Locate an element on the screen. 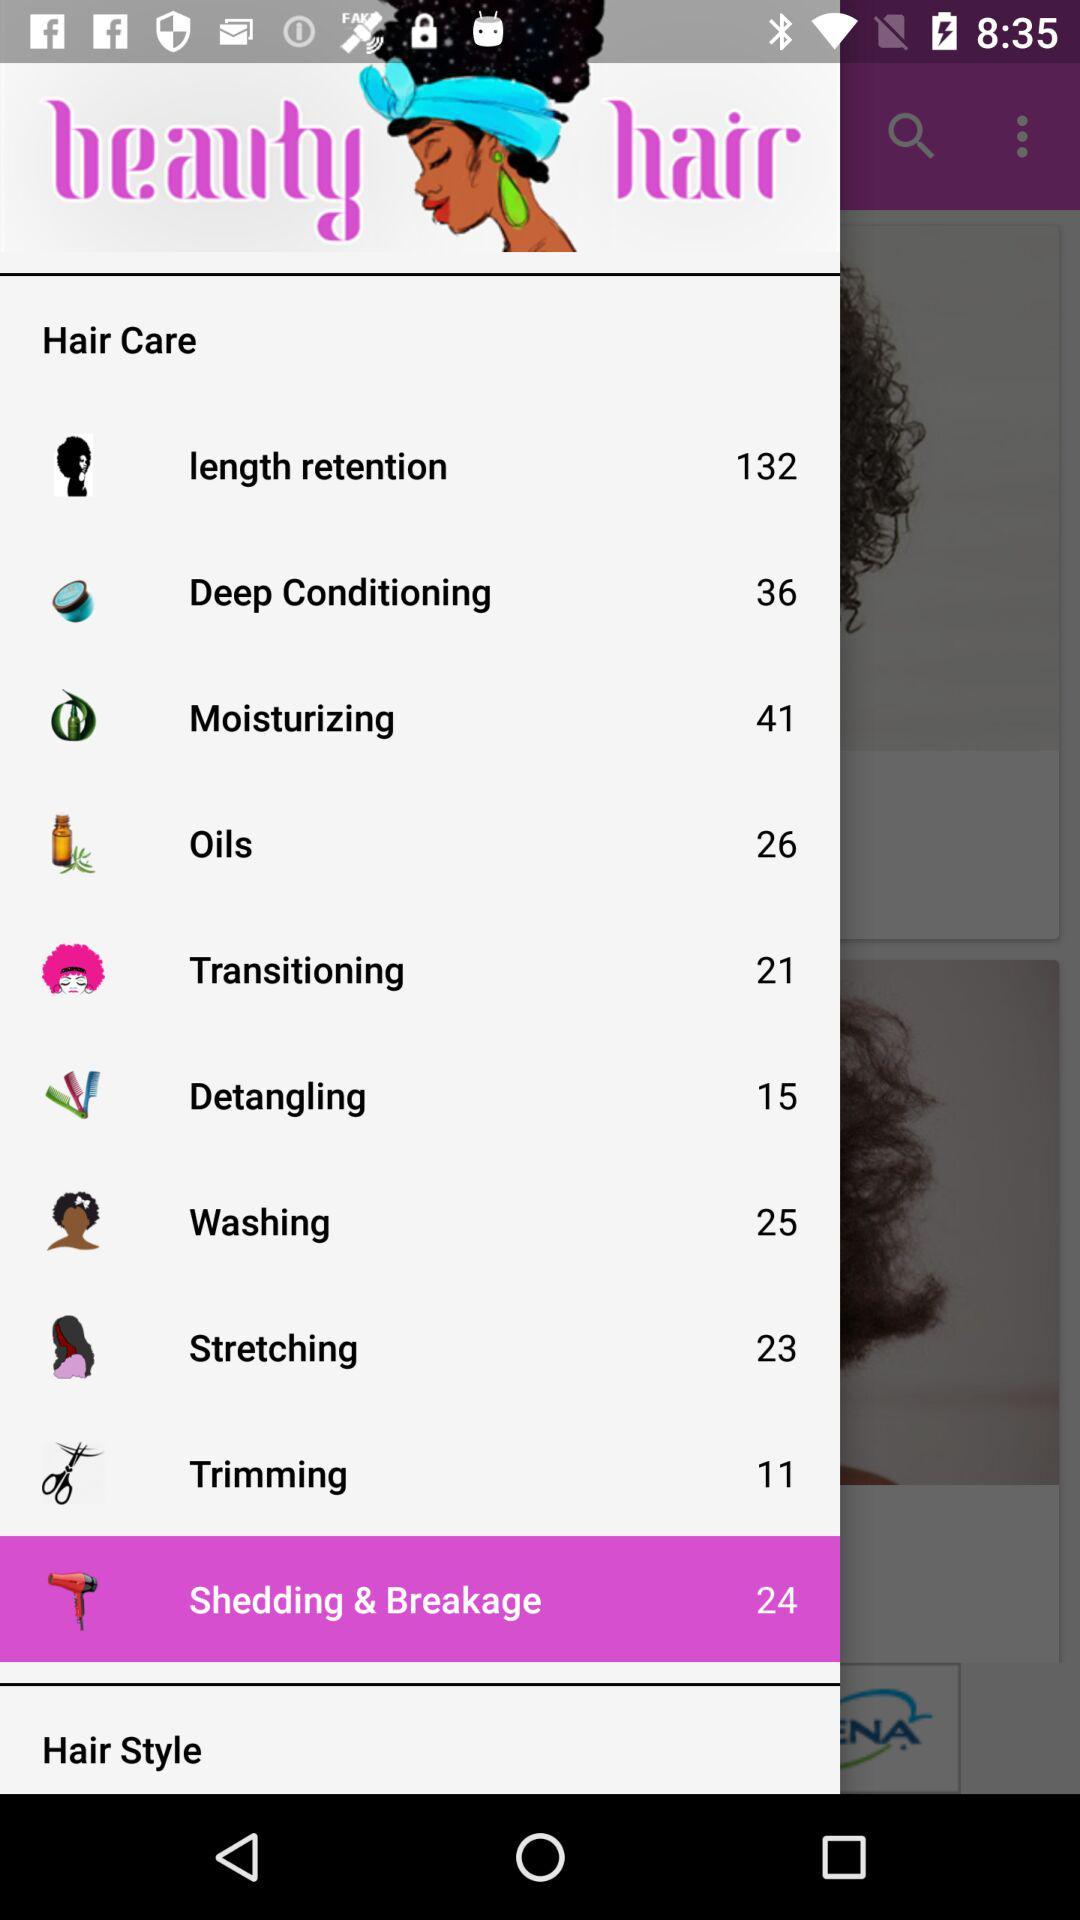  the scissor is located at coordinates (72, 1473).